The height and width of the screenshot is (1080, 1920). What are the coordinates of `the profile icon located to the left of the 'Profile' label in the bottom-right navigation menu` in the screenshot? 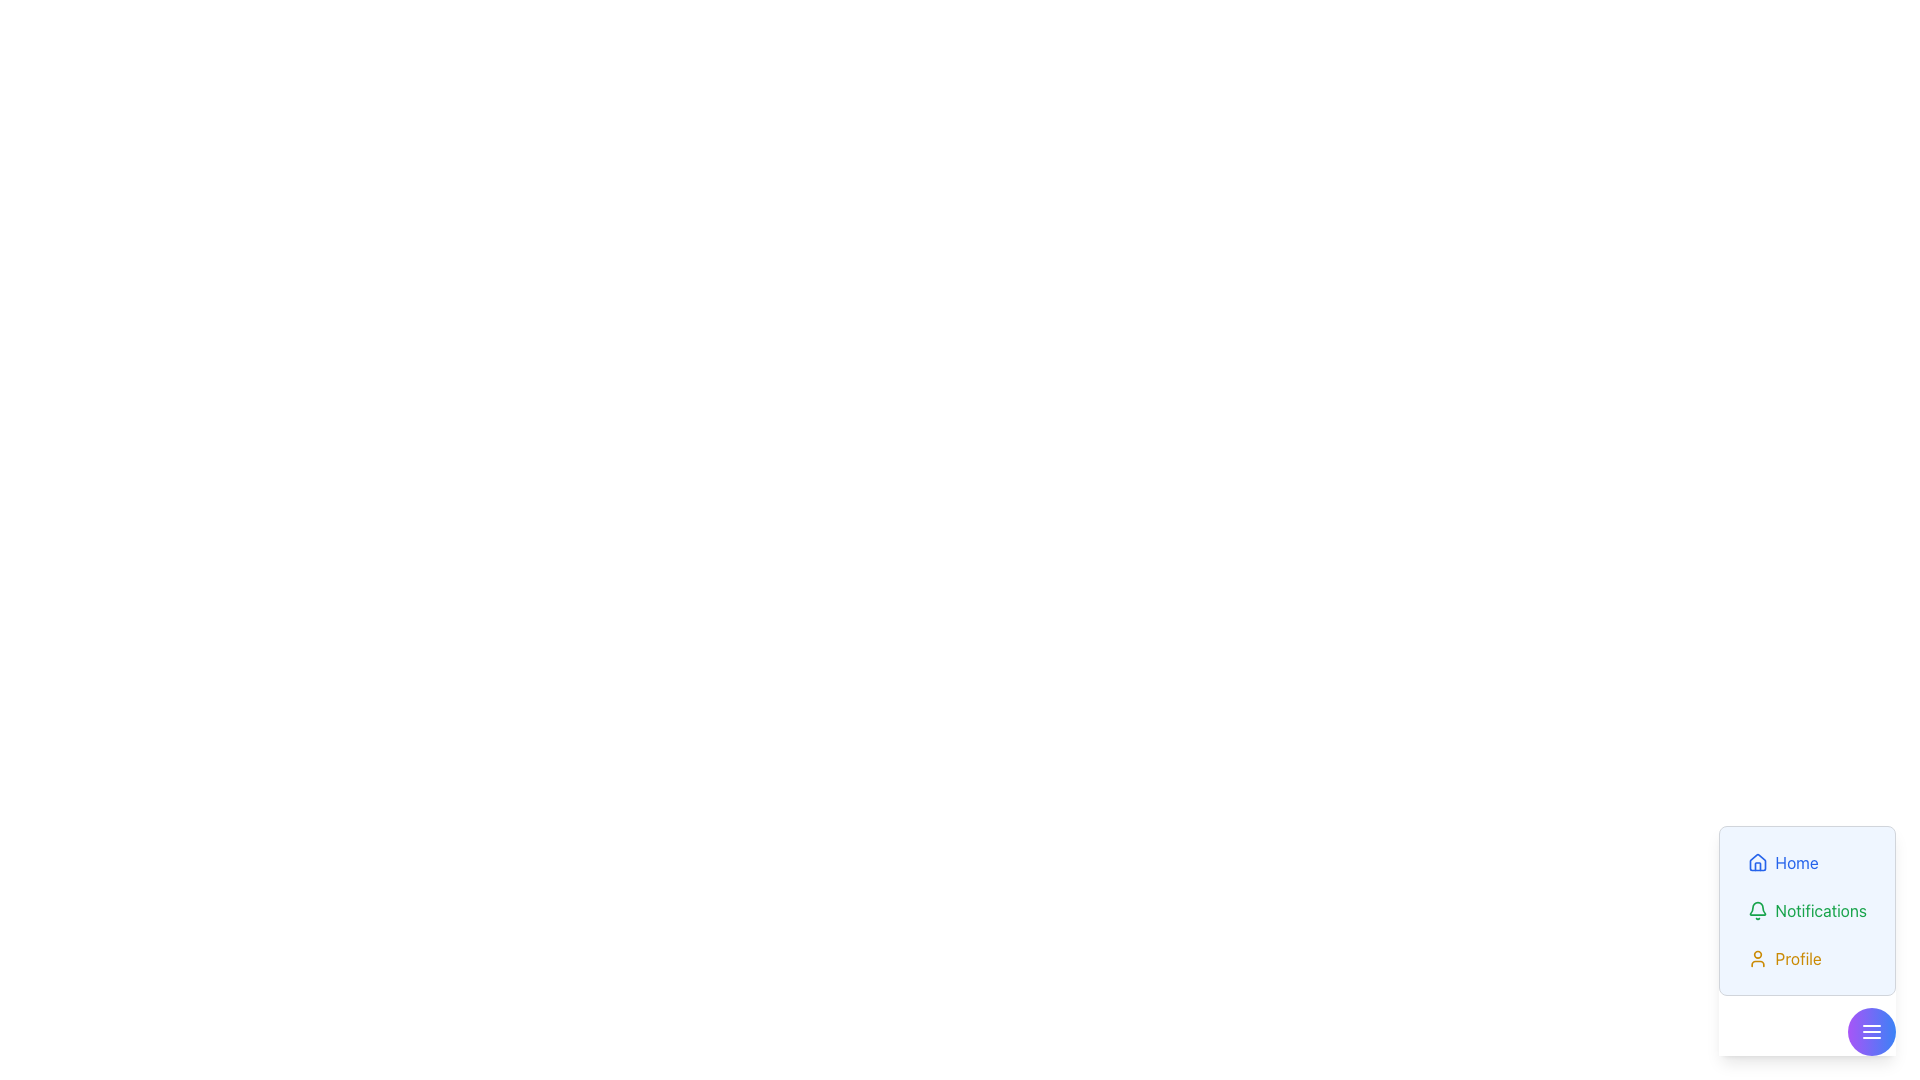 It's located at (1756, 958).